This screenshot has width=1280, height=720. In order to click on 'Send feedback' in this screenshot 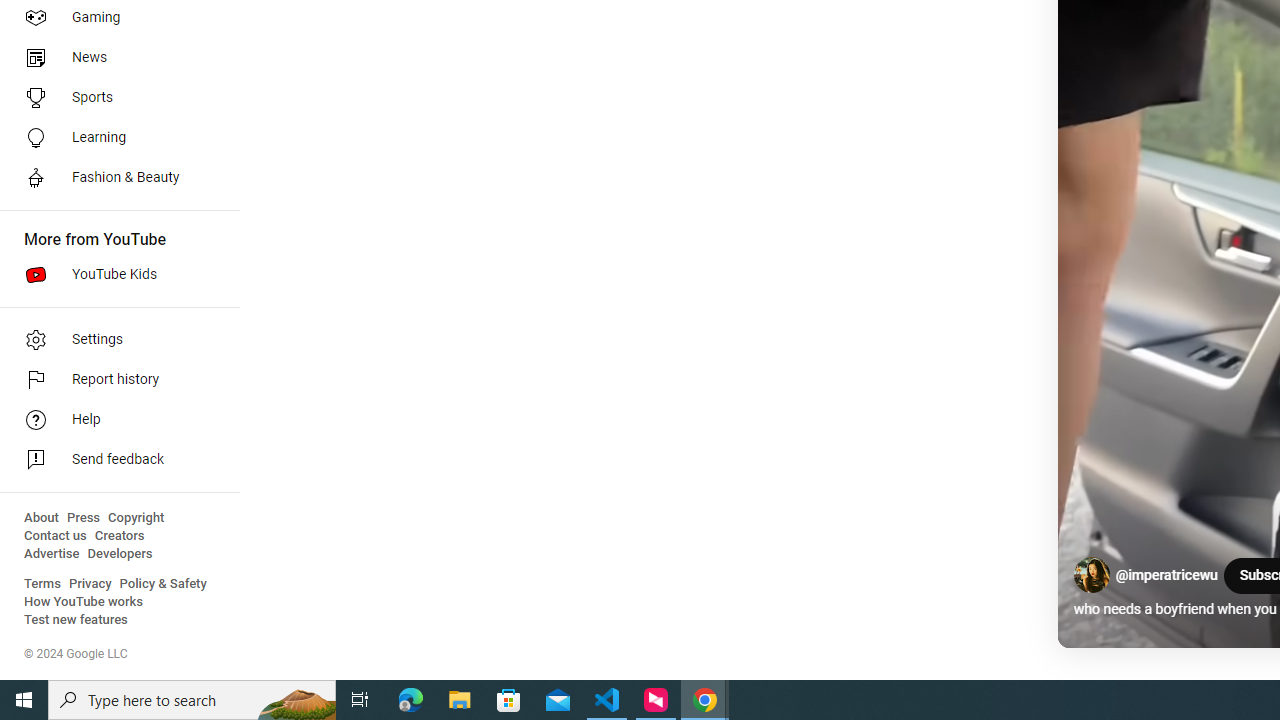, I will do `click(112, 460)`.